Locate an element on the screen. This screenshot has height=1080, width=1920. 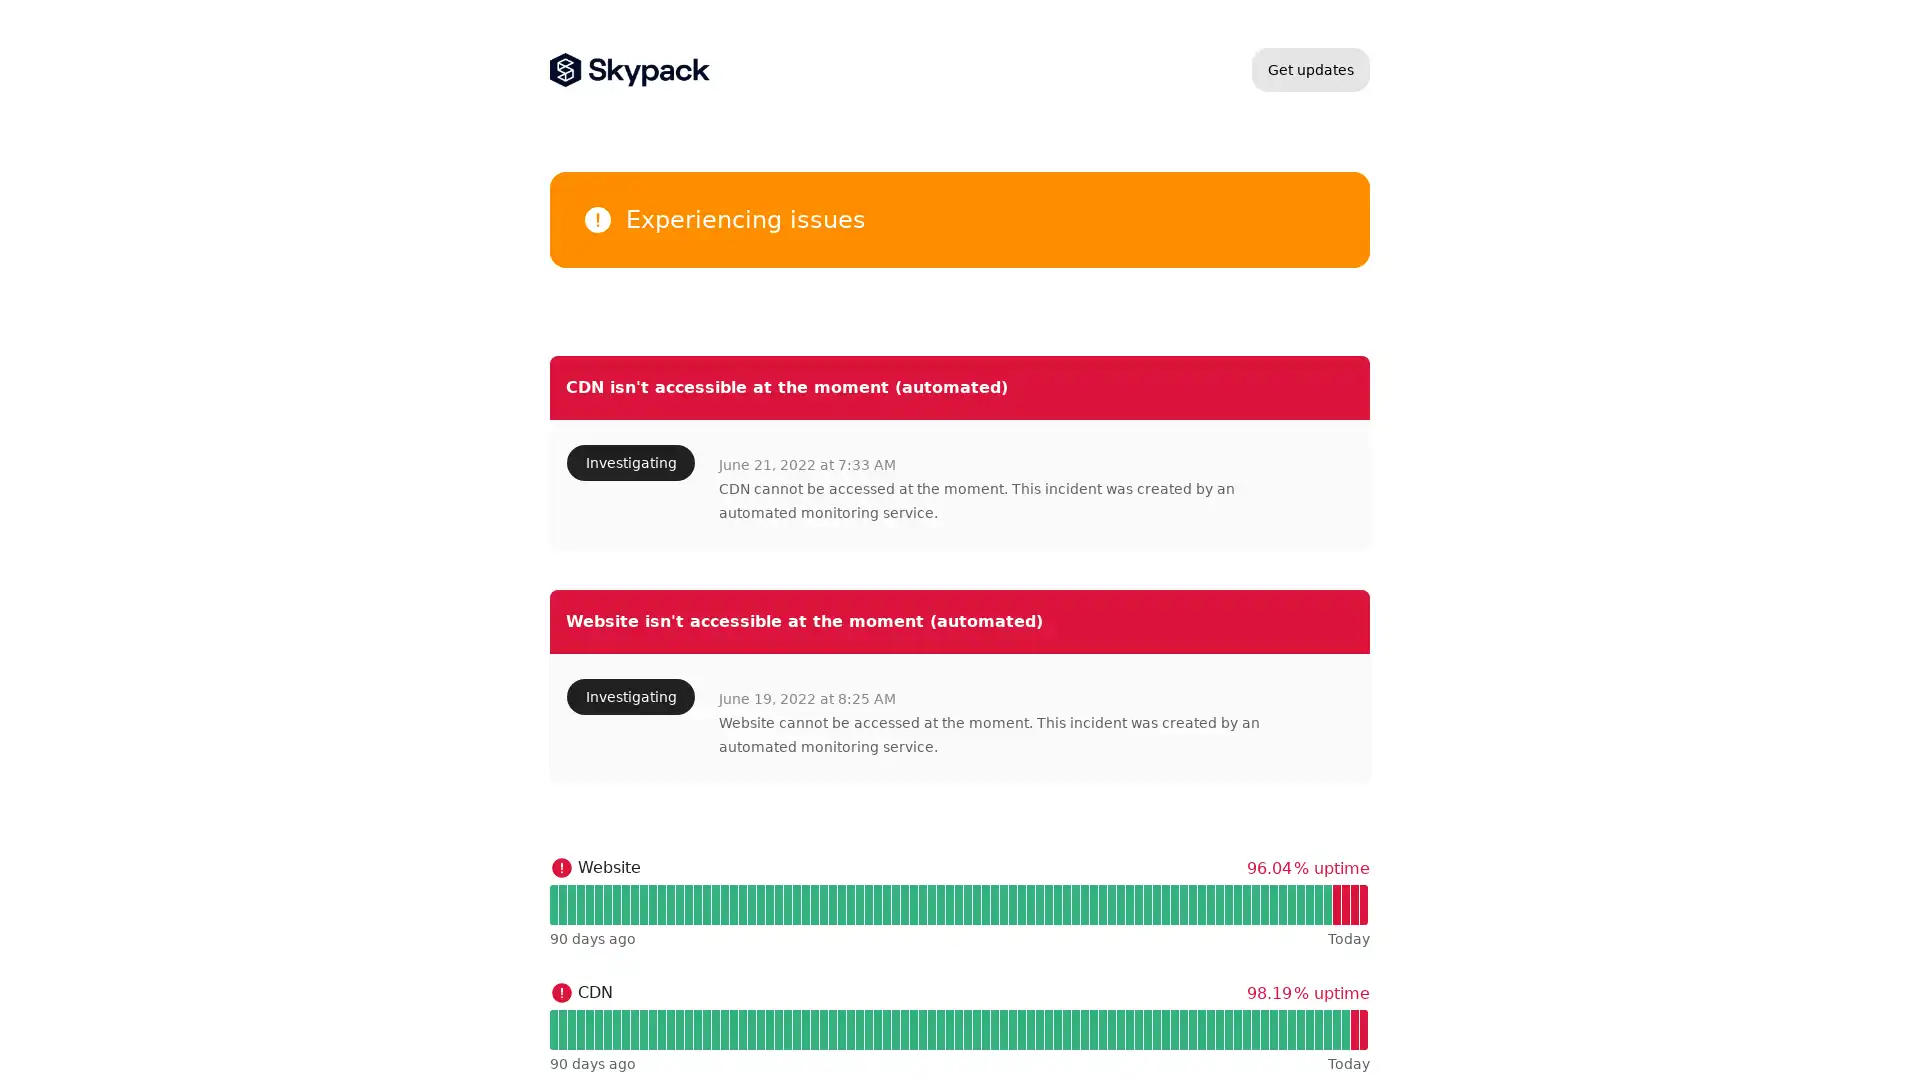
Get updates is located at coordinates (1310, 68).